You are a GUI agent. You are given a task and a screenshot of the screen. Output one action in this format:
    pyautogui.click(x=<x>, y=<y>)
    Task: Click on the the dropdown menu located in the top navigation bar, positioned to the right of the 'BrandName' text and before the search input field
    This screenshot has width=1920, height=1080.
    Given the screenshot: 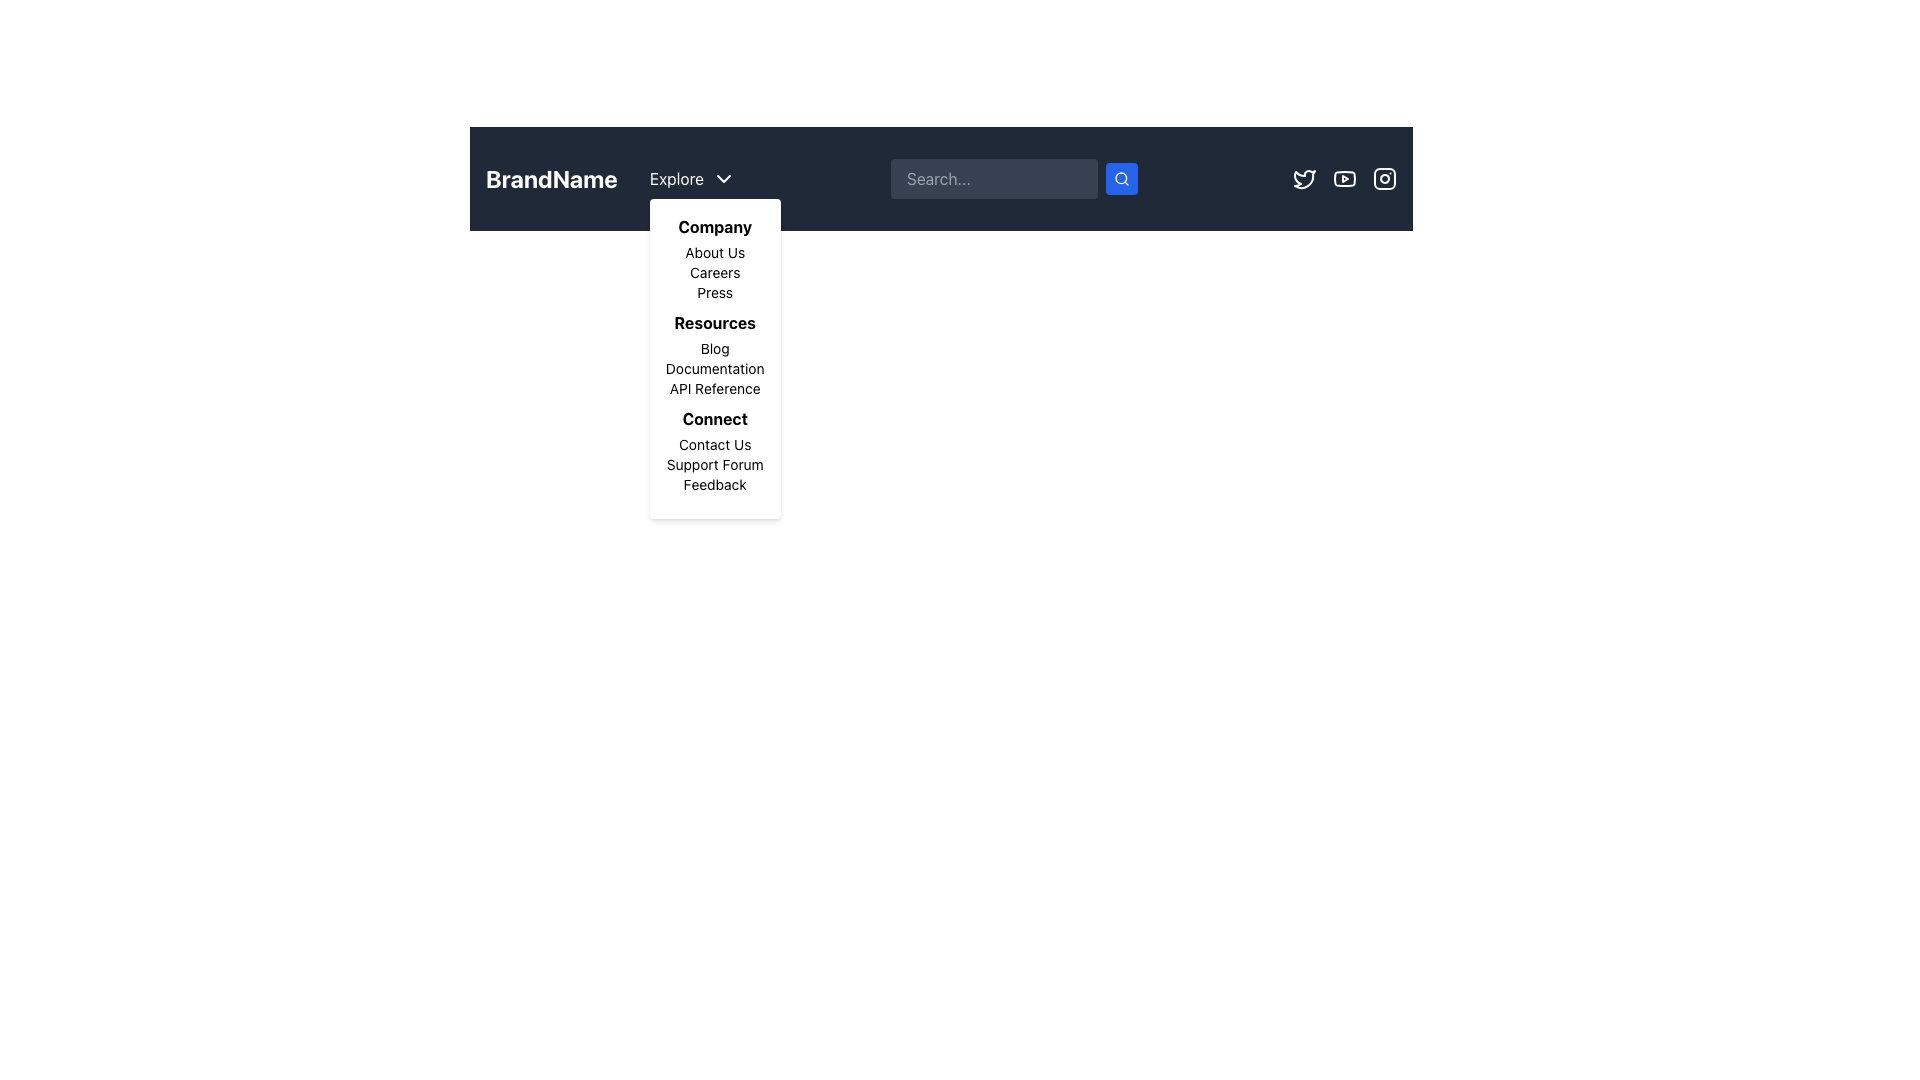 What is the action you would take?
    pyautogui.click(x=692, y=177)
    